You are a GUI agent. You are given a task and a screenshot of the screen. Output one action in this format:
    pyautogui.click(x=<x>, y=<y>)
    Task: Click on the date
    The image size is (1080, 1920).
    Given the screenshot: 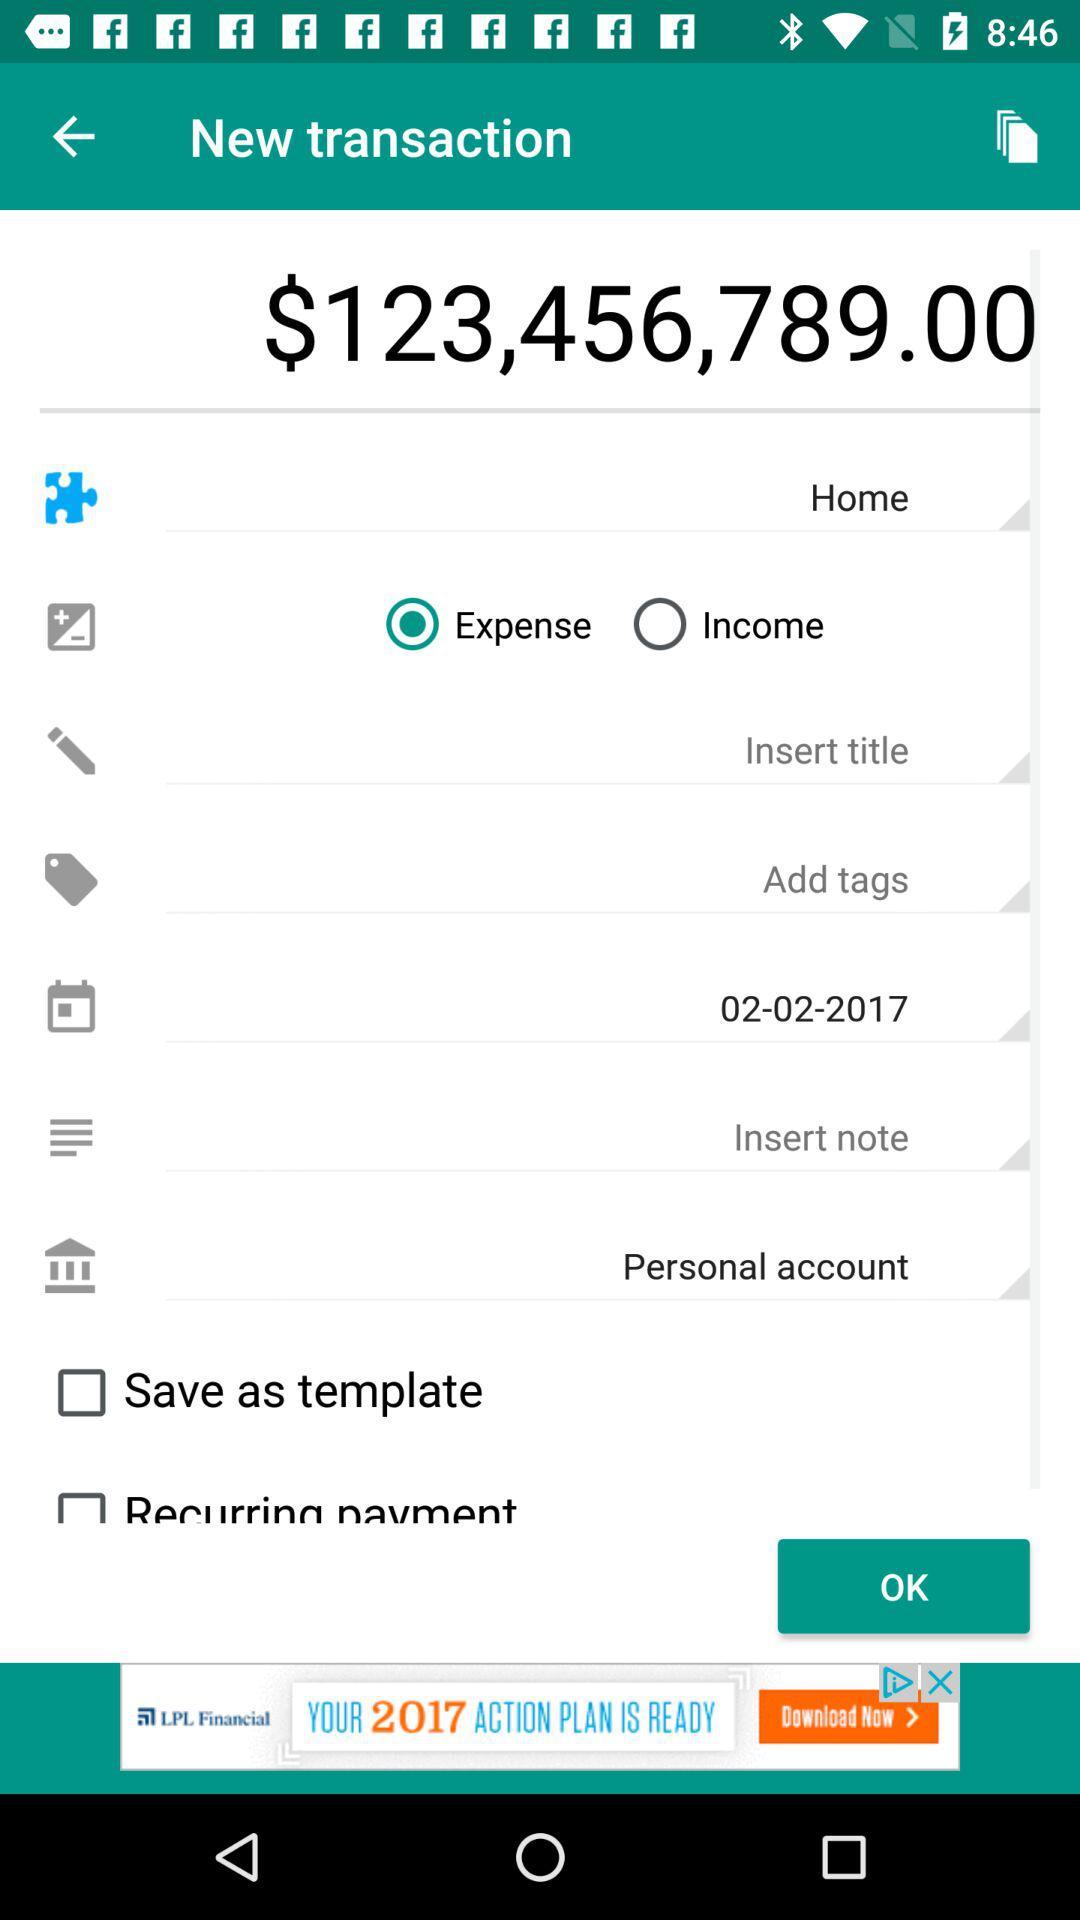 What is the action you would take?
    pyautogui.click(x=70, y=1008)
    